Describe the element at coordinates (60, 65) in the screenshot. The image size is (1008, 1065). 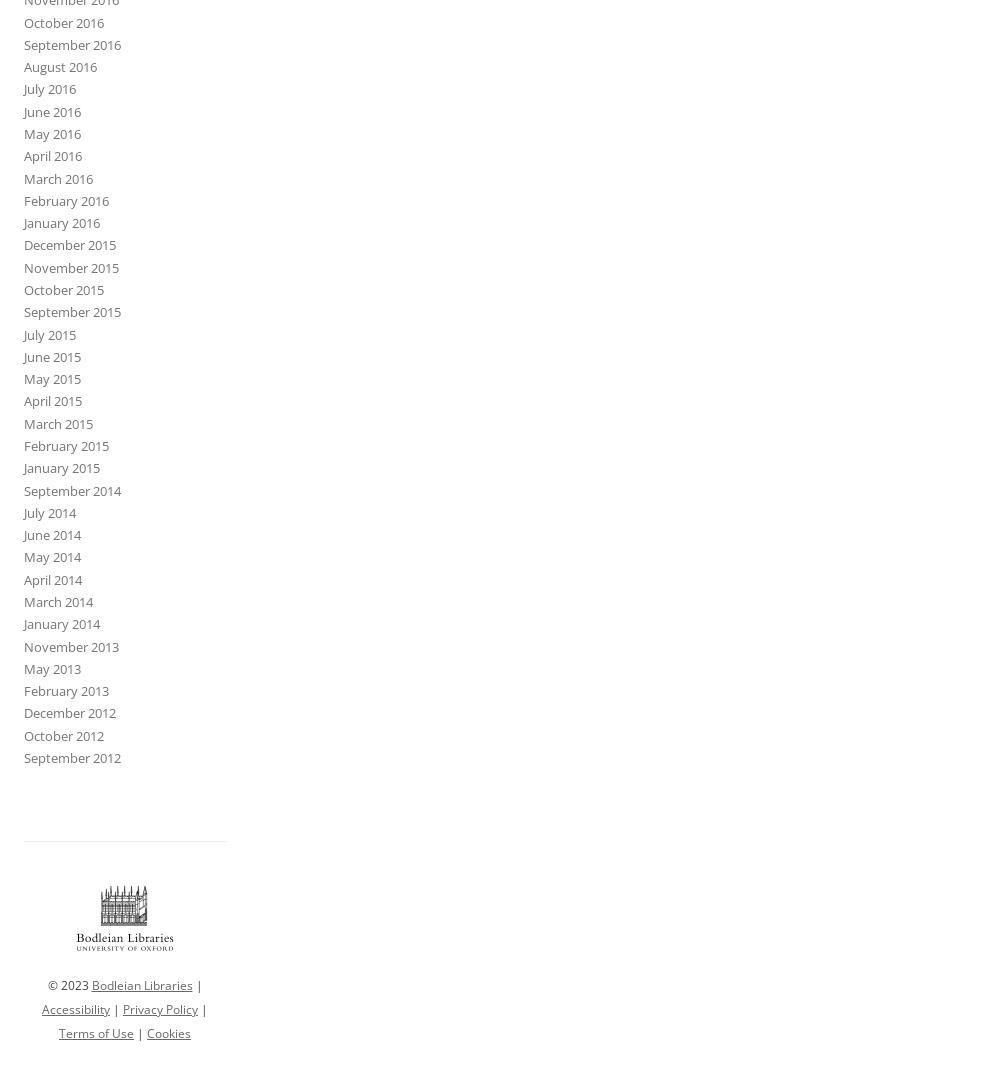
I see `'August 2016'` at that location.